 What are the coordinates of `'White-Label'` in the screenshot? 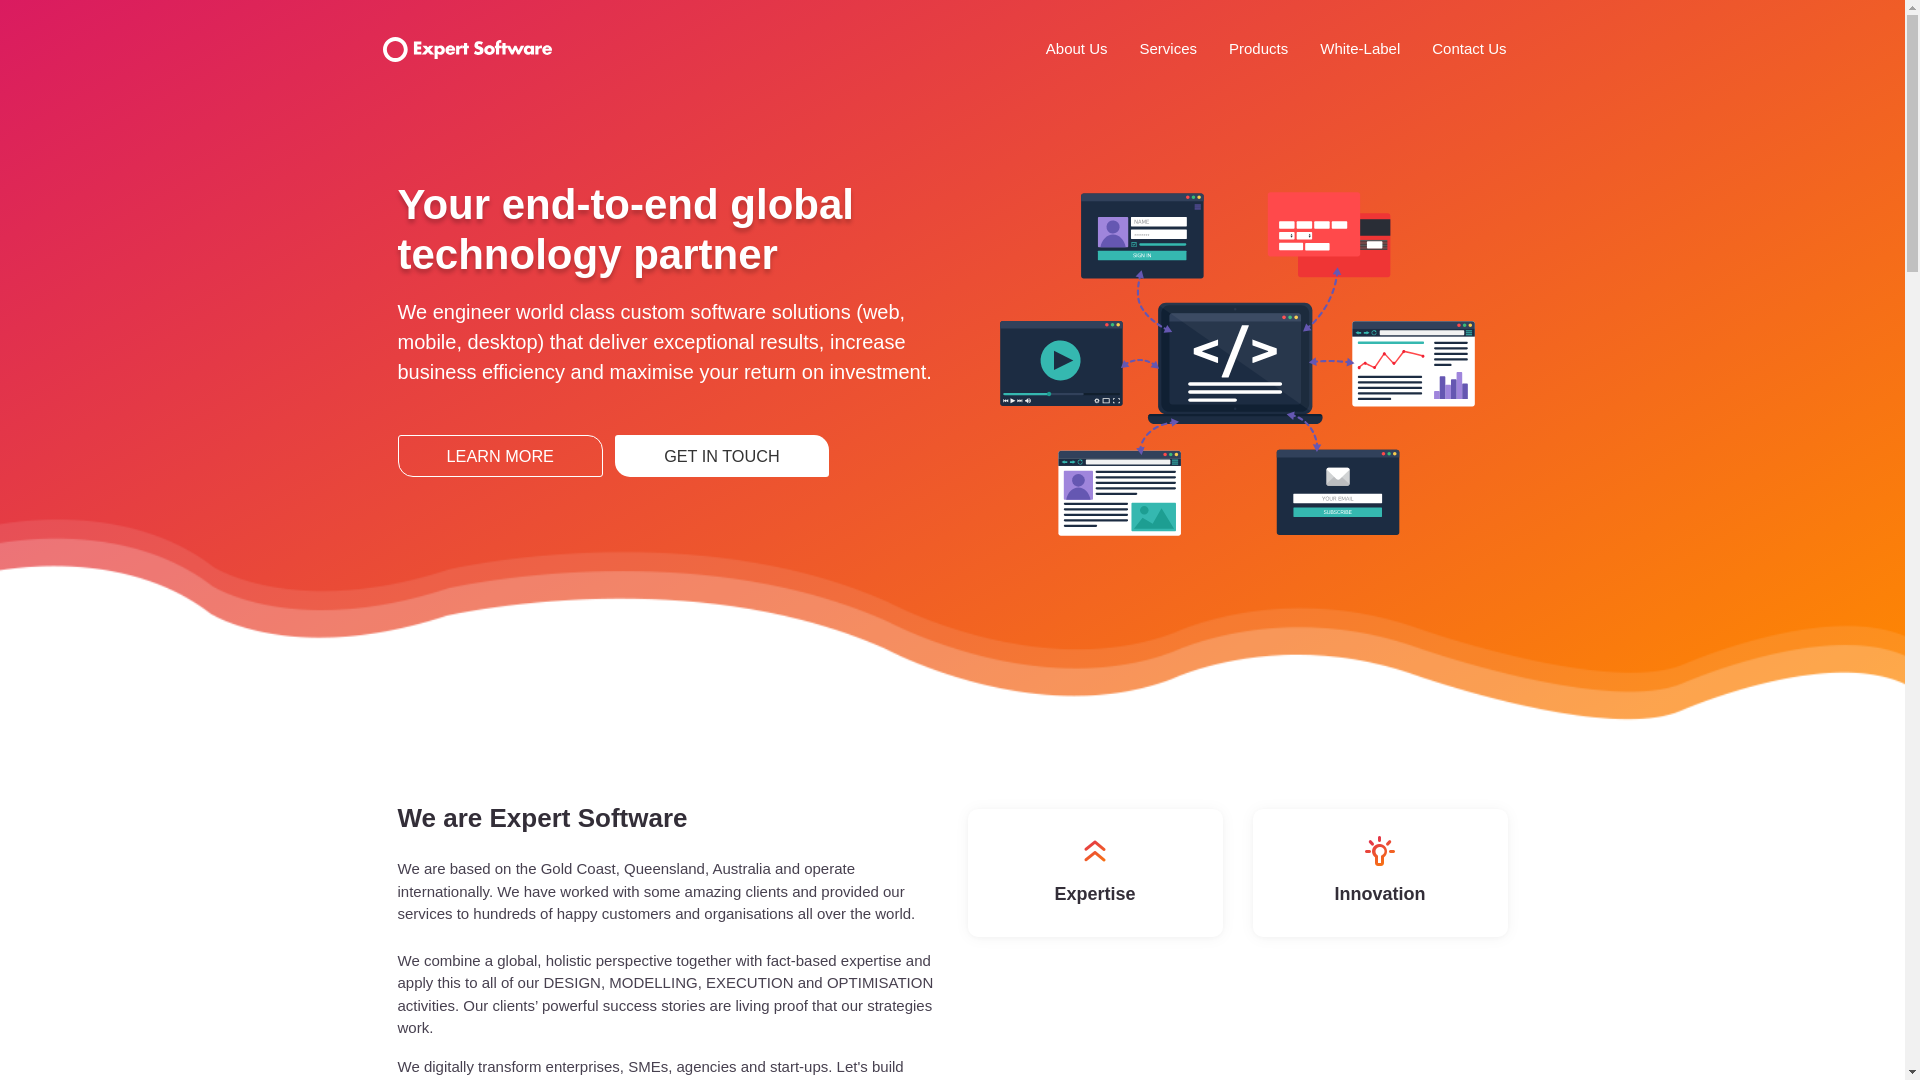 It's located at (1359, 48).